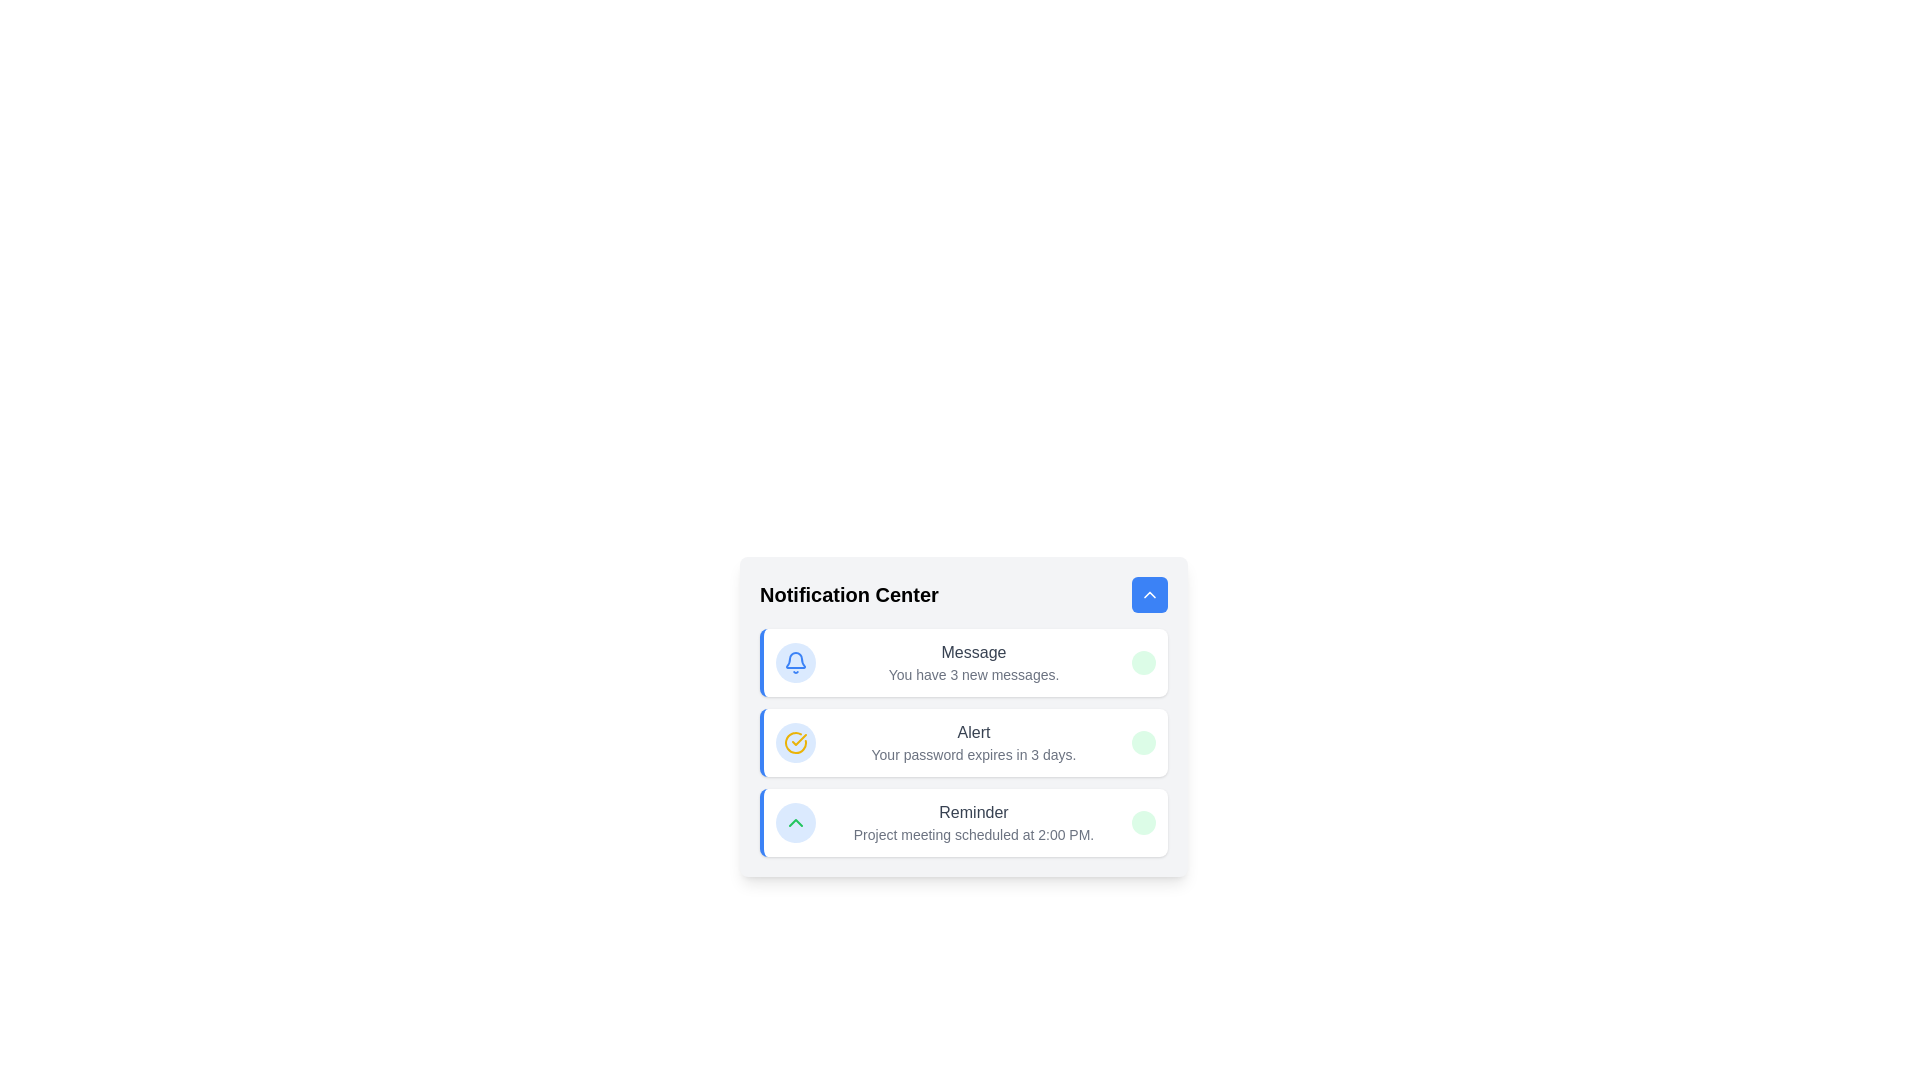  I want to click on the Notification element that alerts about password expiration, which is the second card in the notification center panel, so click(964, 743).